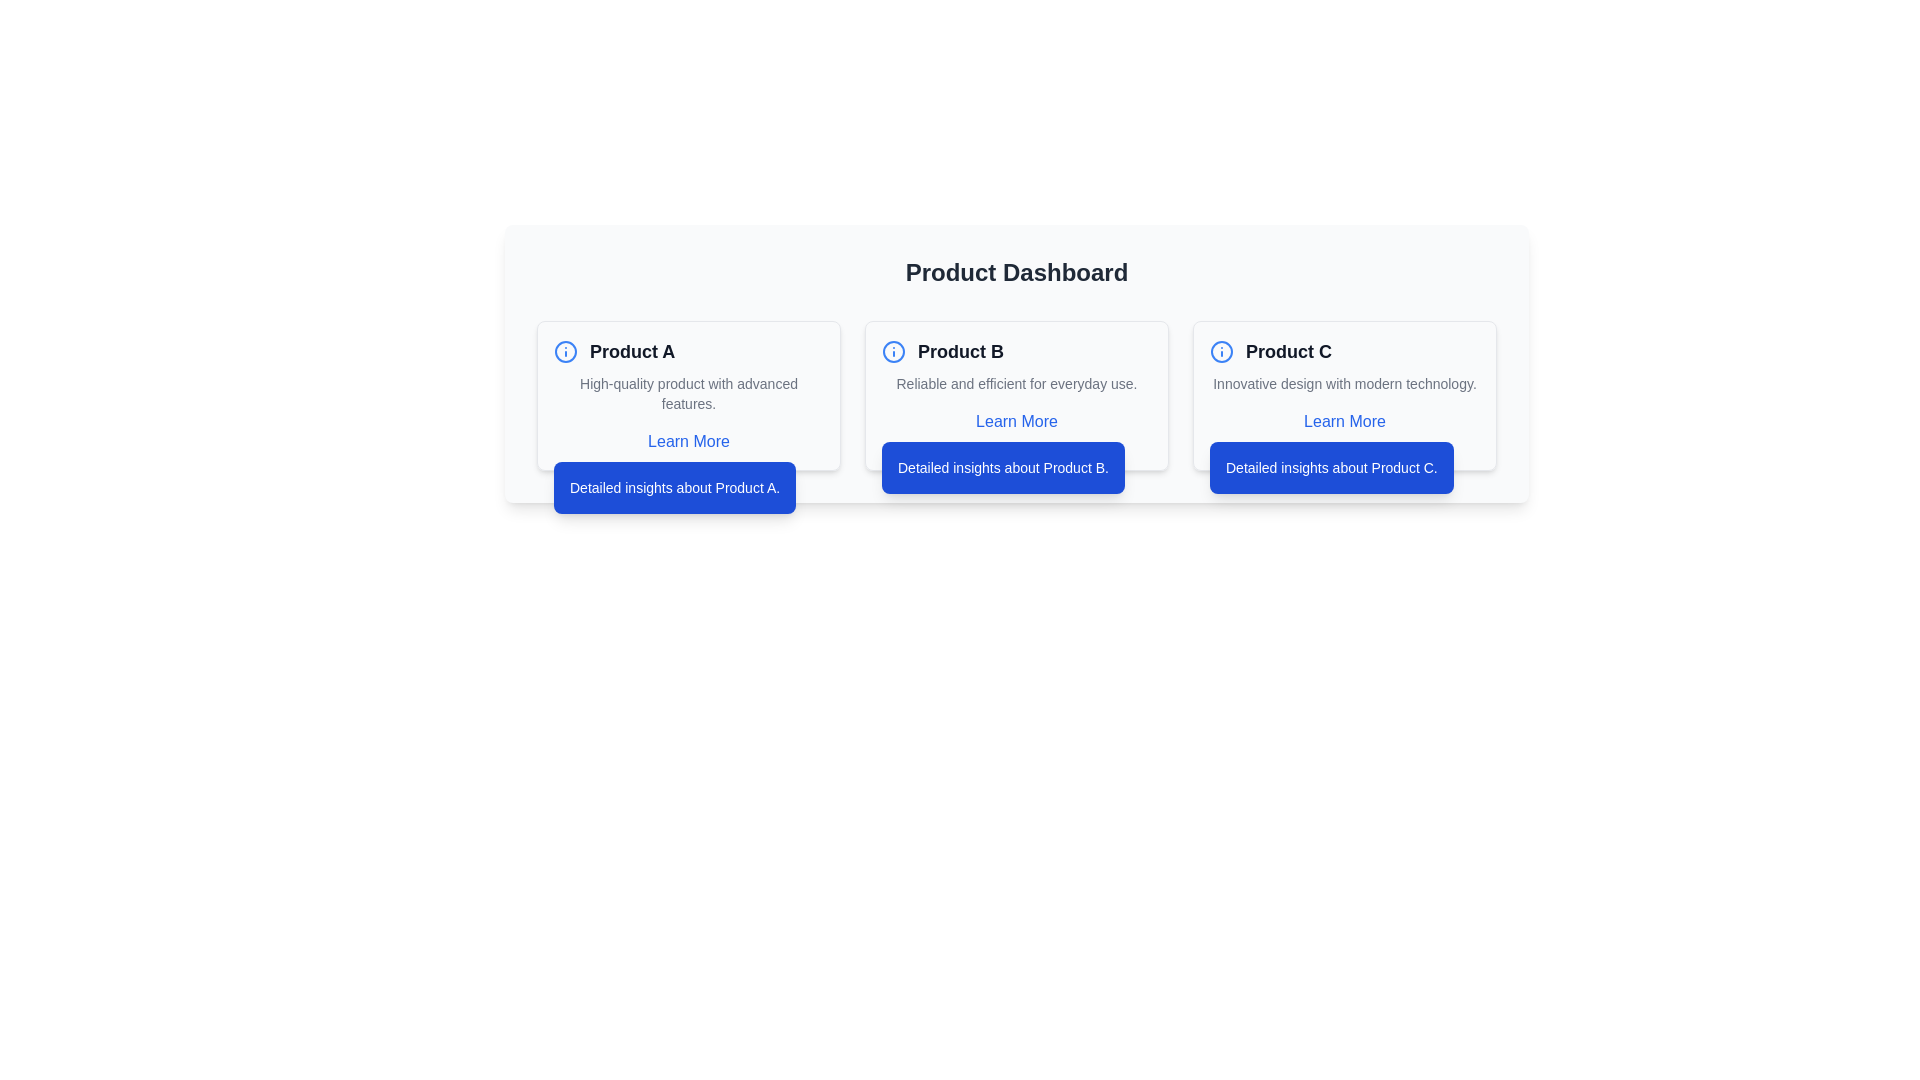  I want to click on the second card titled 'Product B' in the grid layout, so click(1017, 396).